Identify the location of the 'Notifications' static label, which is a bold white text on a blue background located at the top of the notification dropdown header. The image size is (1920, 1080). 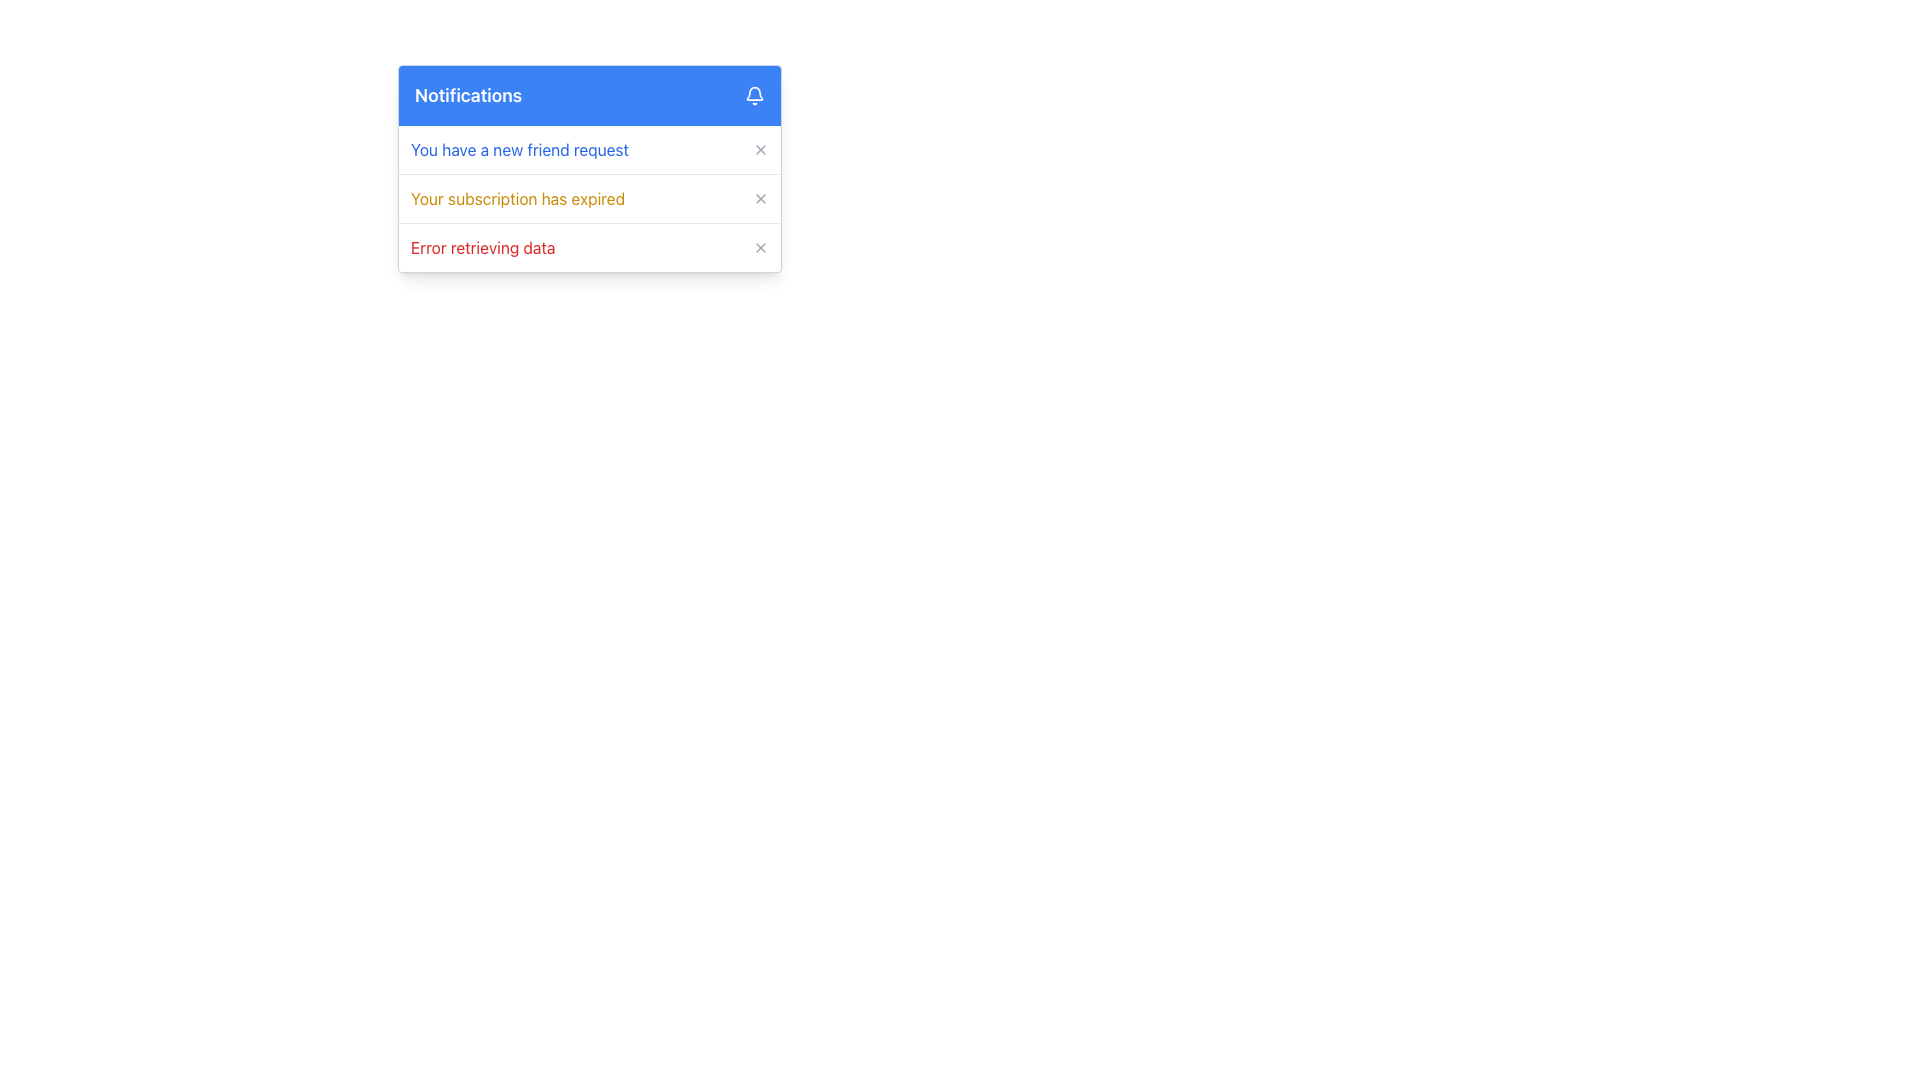
(467, 96).